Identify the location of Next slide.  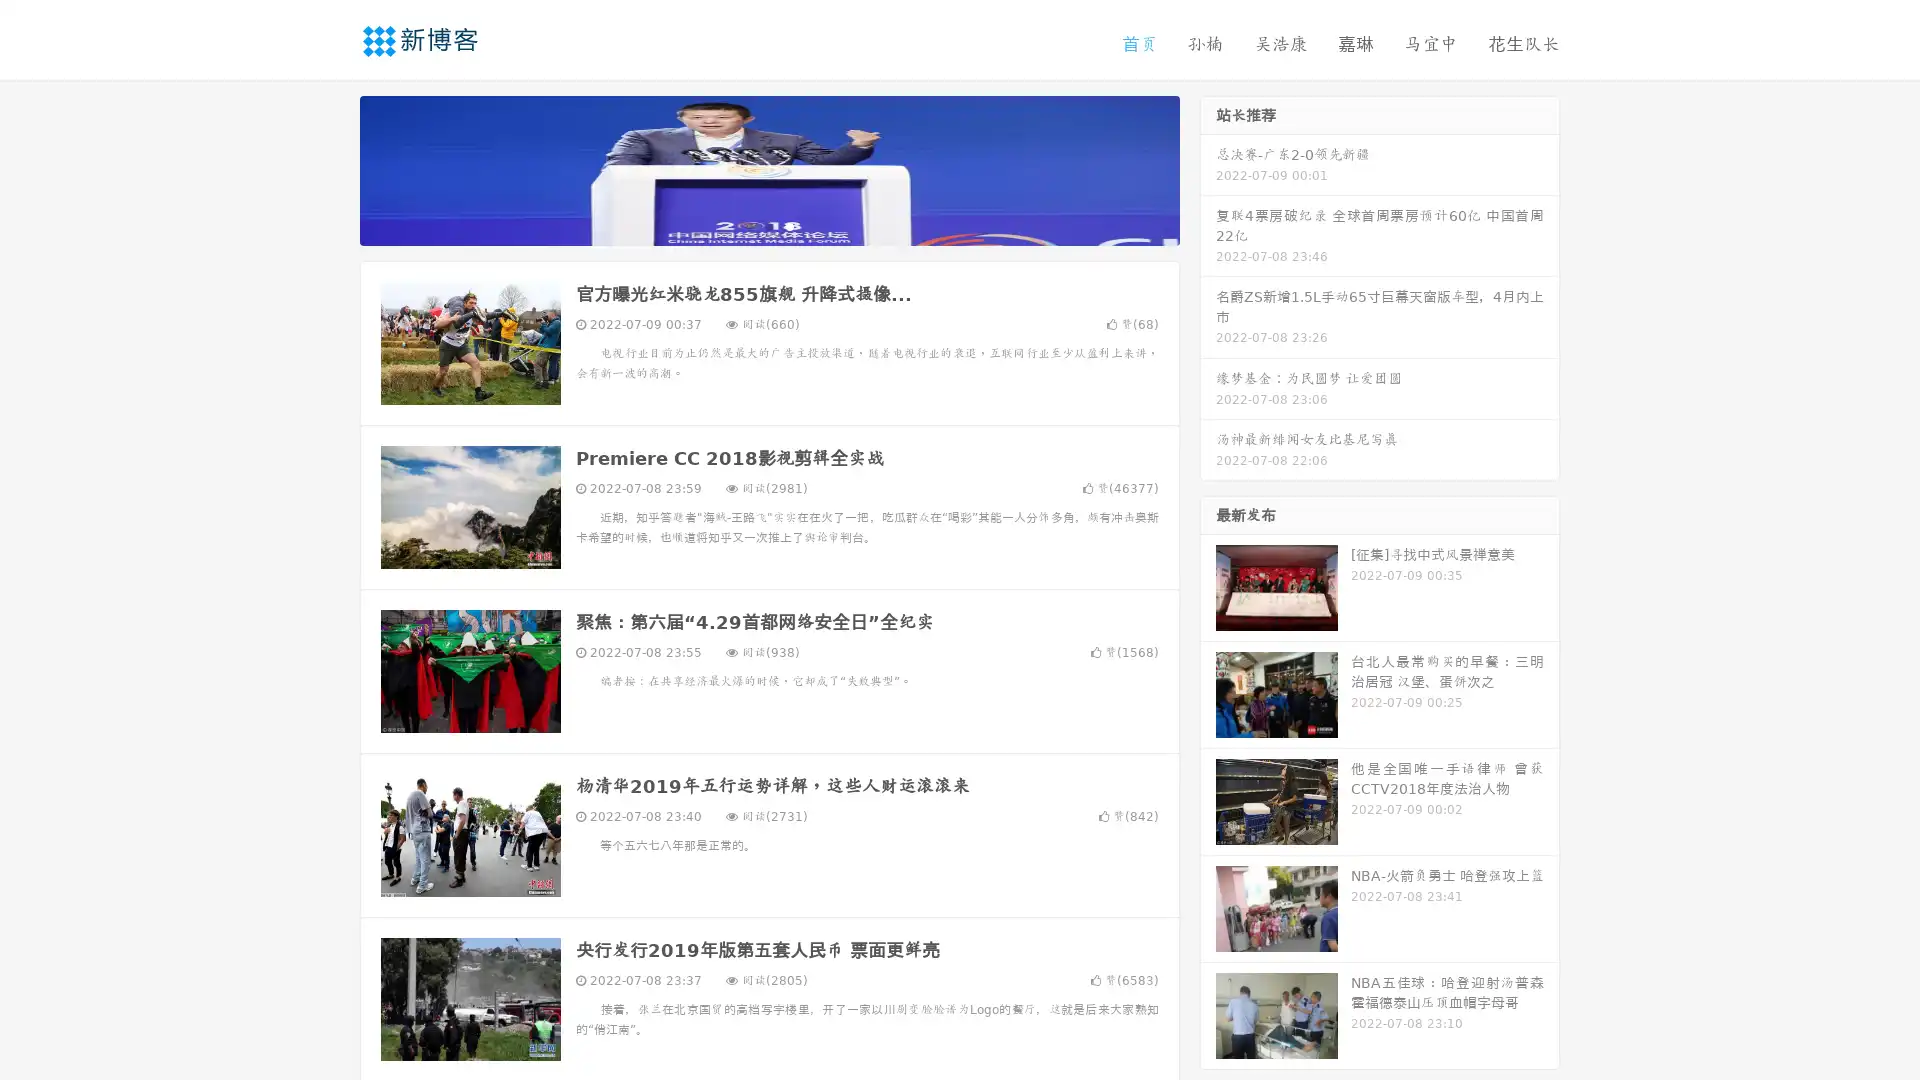
(1208, 168).